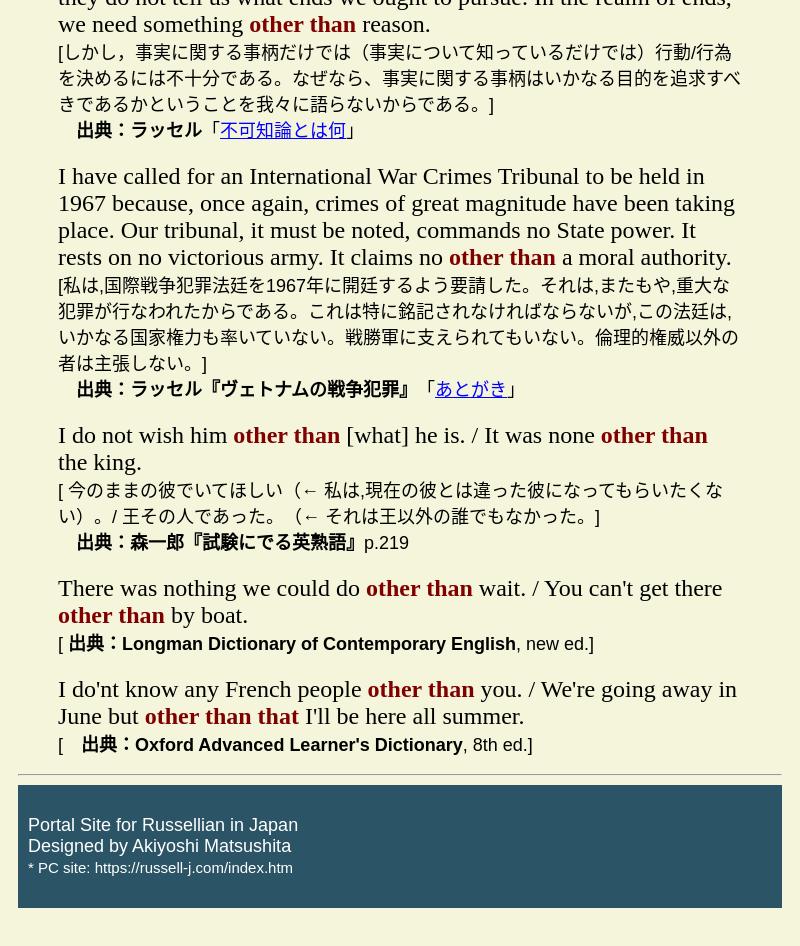 This screenshot has height=946, width=800. I want to click on 'by boat.', so click(164, 612).